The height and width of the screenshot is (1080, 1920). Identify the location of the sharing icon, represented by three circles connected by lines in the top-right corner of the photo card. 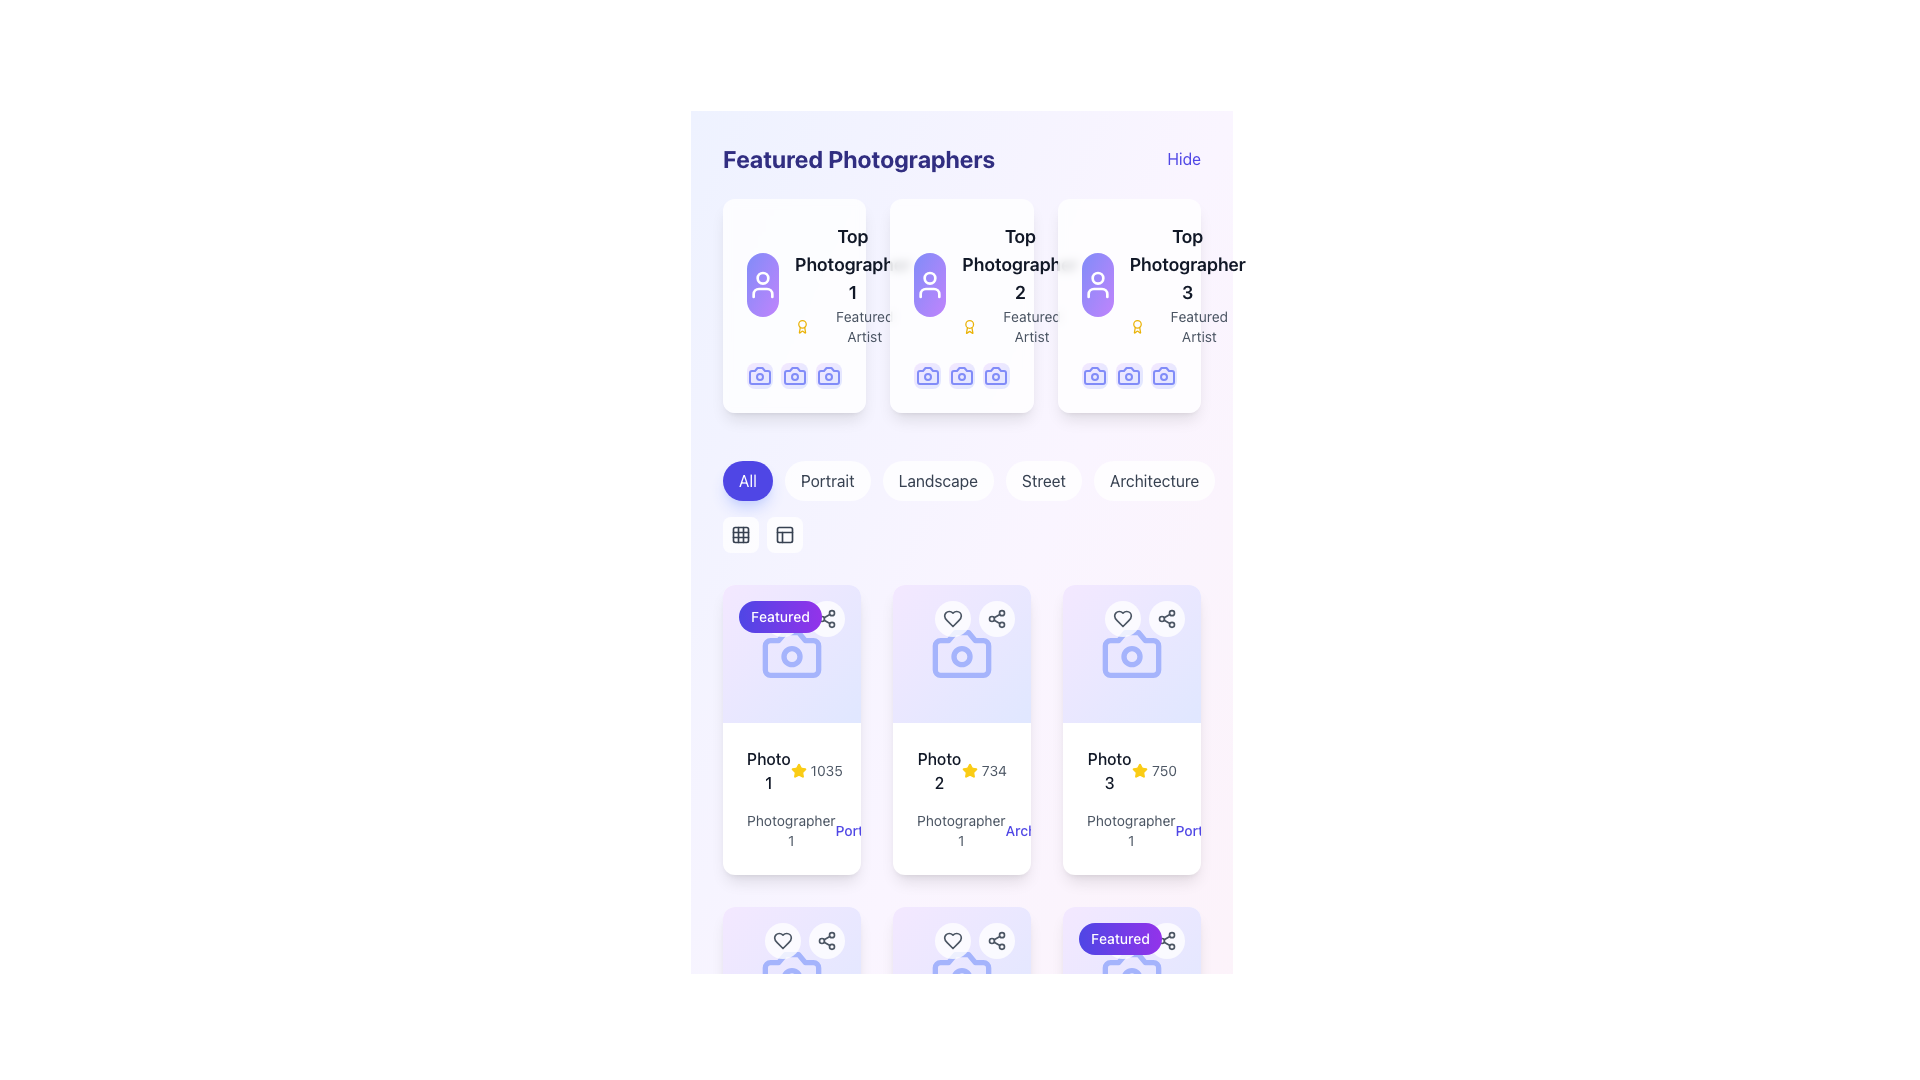
(997, 941).